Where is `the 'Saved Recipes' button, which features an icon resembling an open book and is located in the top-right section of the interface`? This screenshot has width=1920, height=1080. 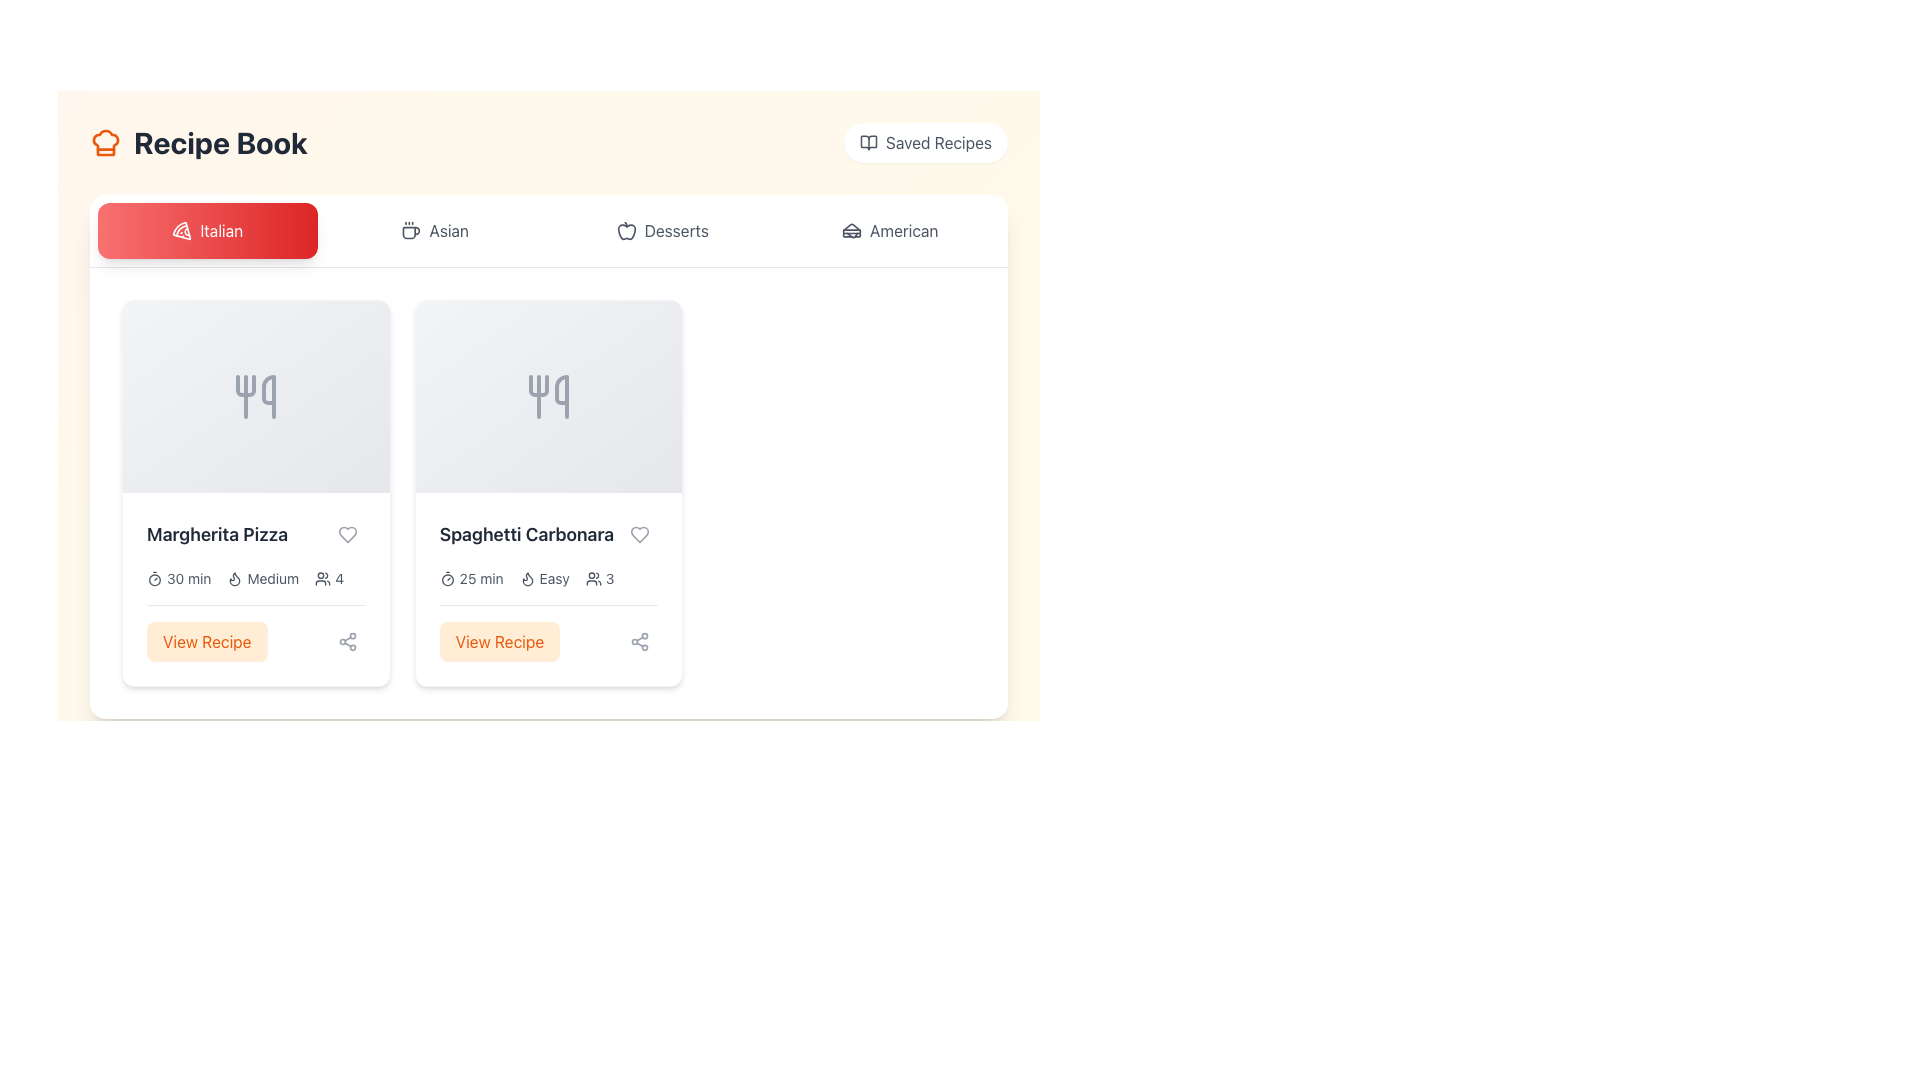
the 'Saved Recipes' button, which features an icon resembling an open book and is located in the top-right section of the interface is located at coordinates (925, 141).